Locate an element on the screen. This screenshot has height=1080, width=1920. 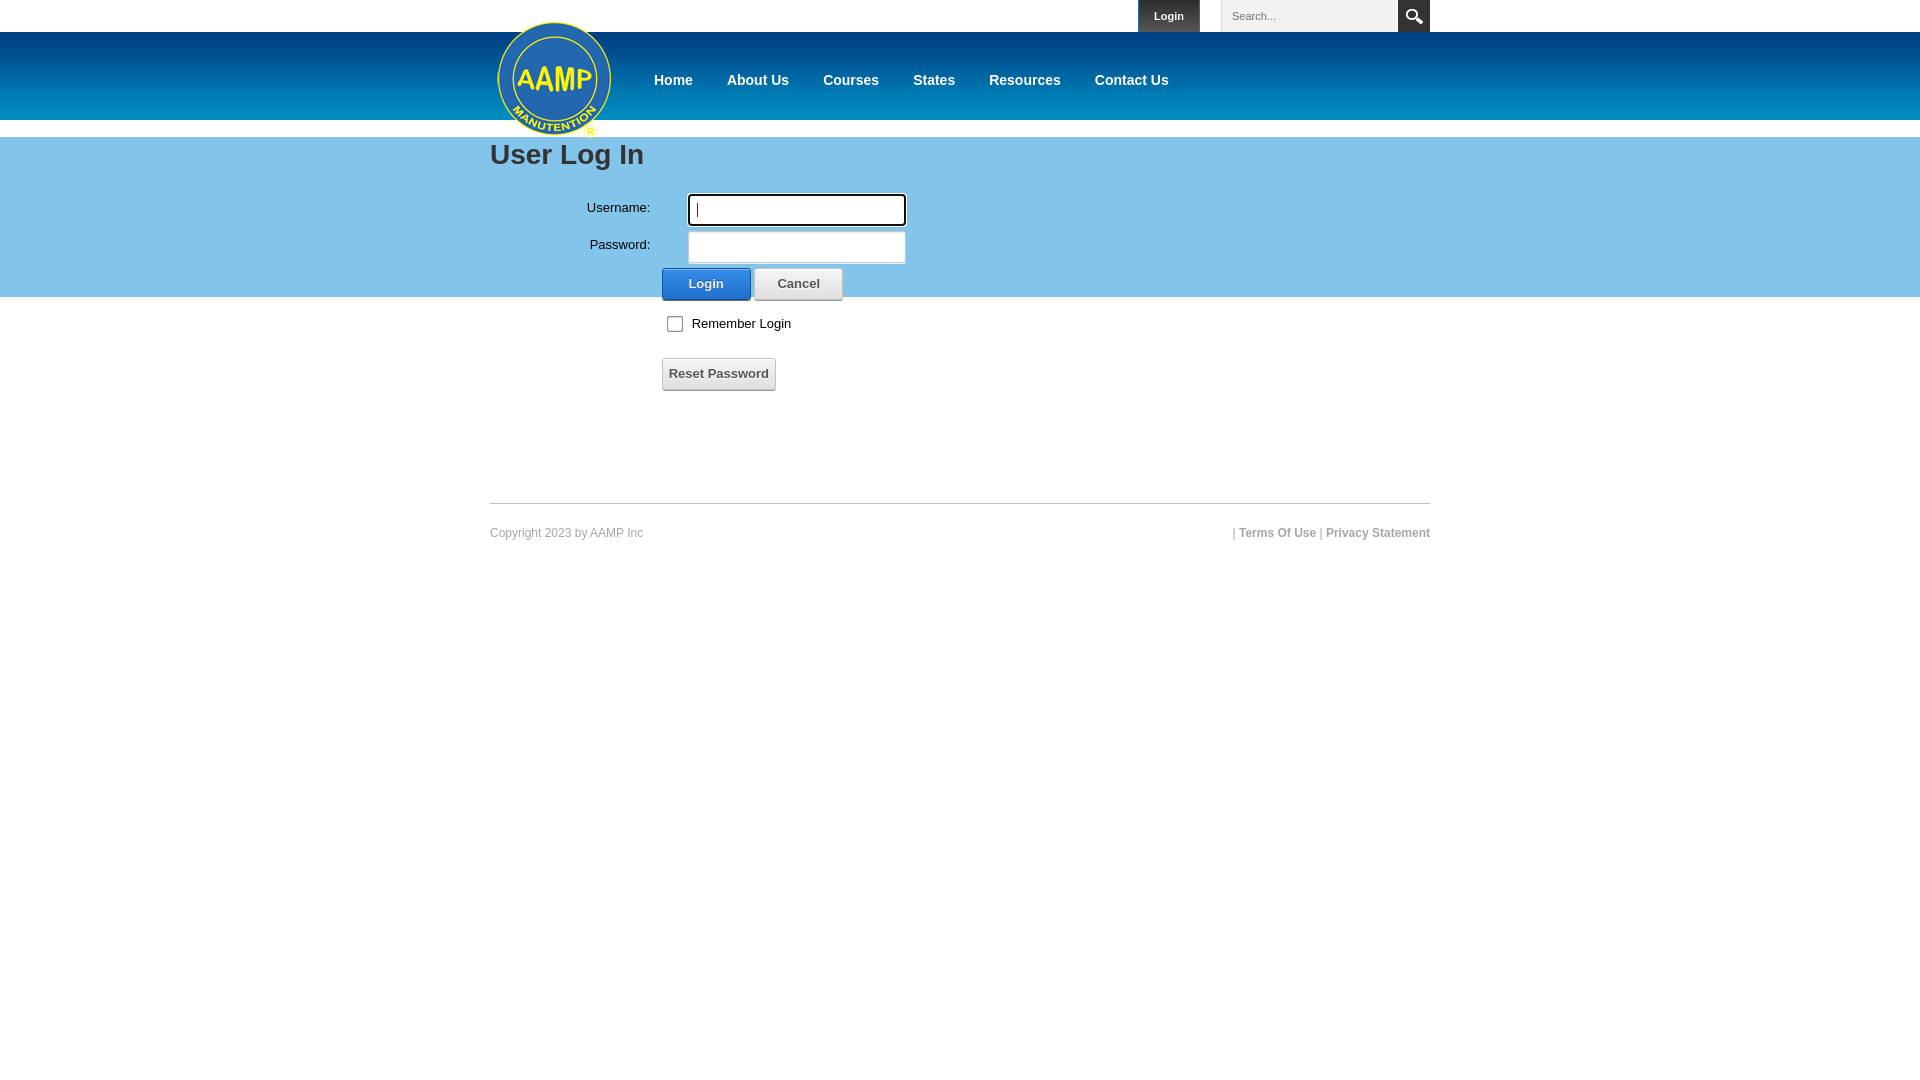
'Australian Association of Manutention Practitioners ' is located at coordinates (489, 75).